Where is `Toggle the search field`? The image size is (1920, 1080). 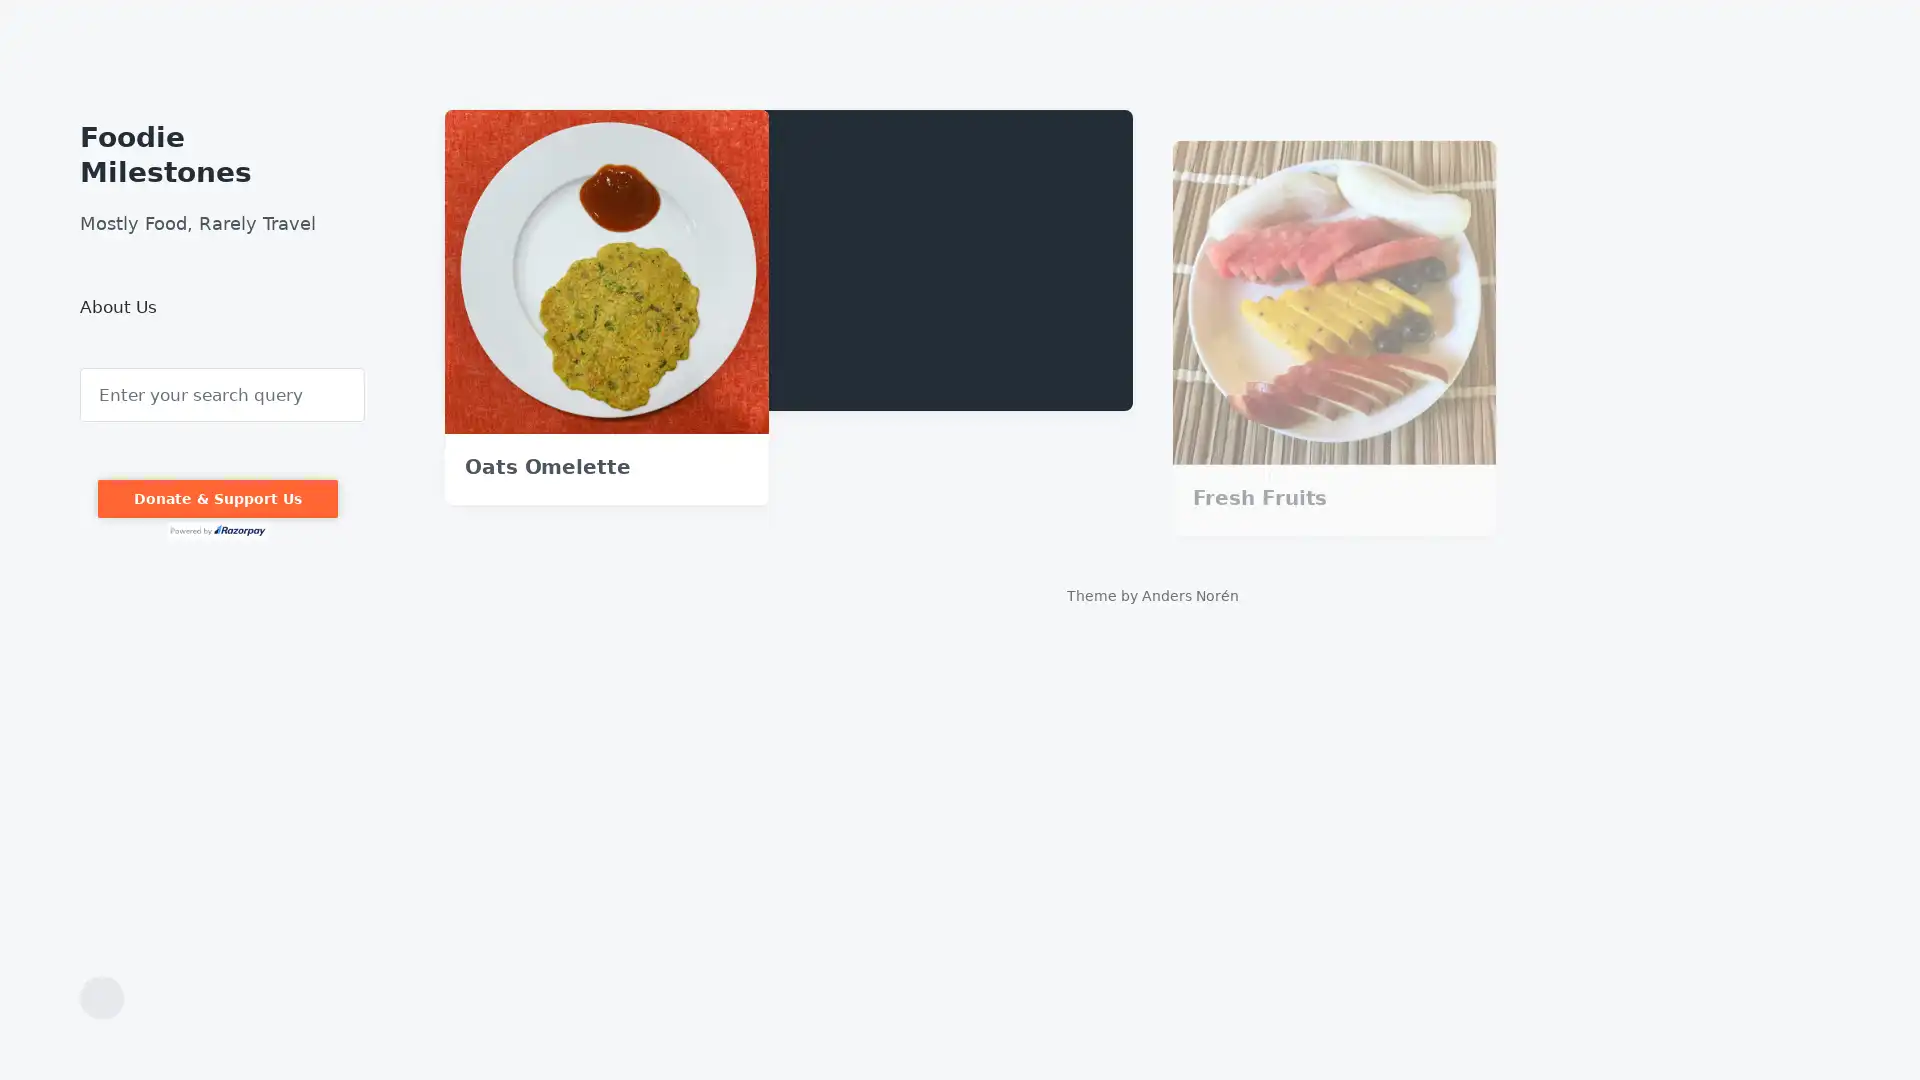
Toggle the search field is located at coordinates (100, 998).